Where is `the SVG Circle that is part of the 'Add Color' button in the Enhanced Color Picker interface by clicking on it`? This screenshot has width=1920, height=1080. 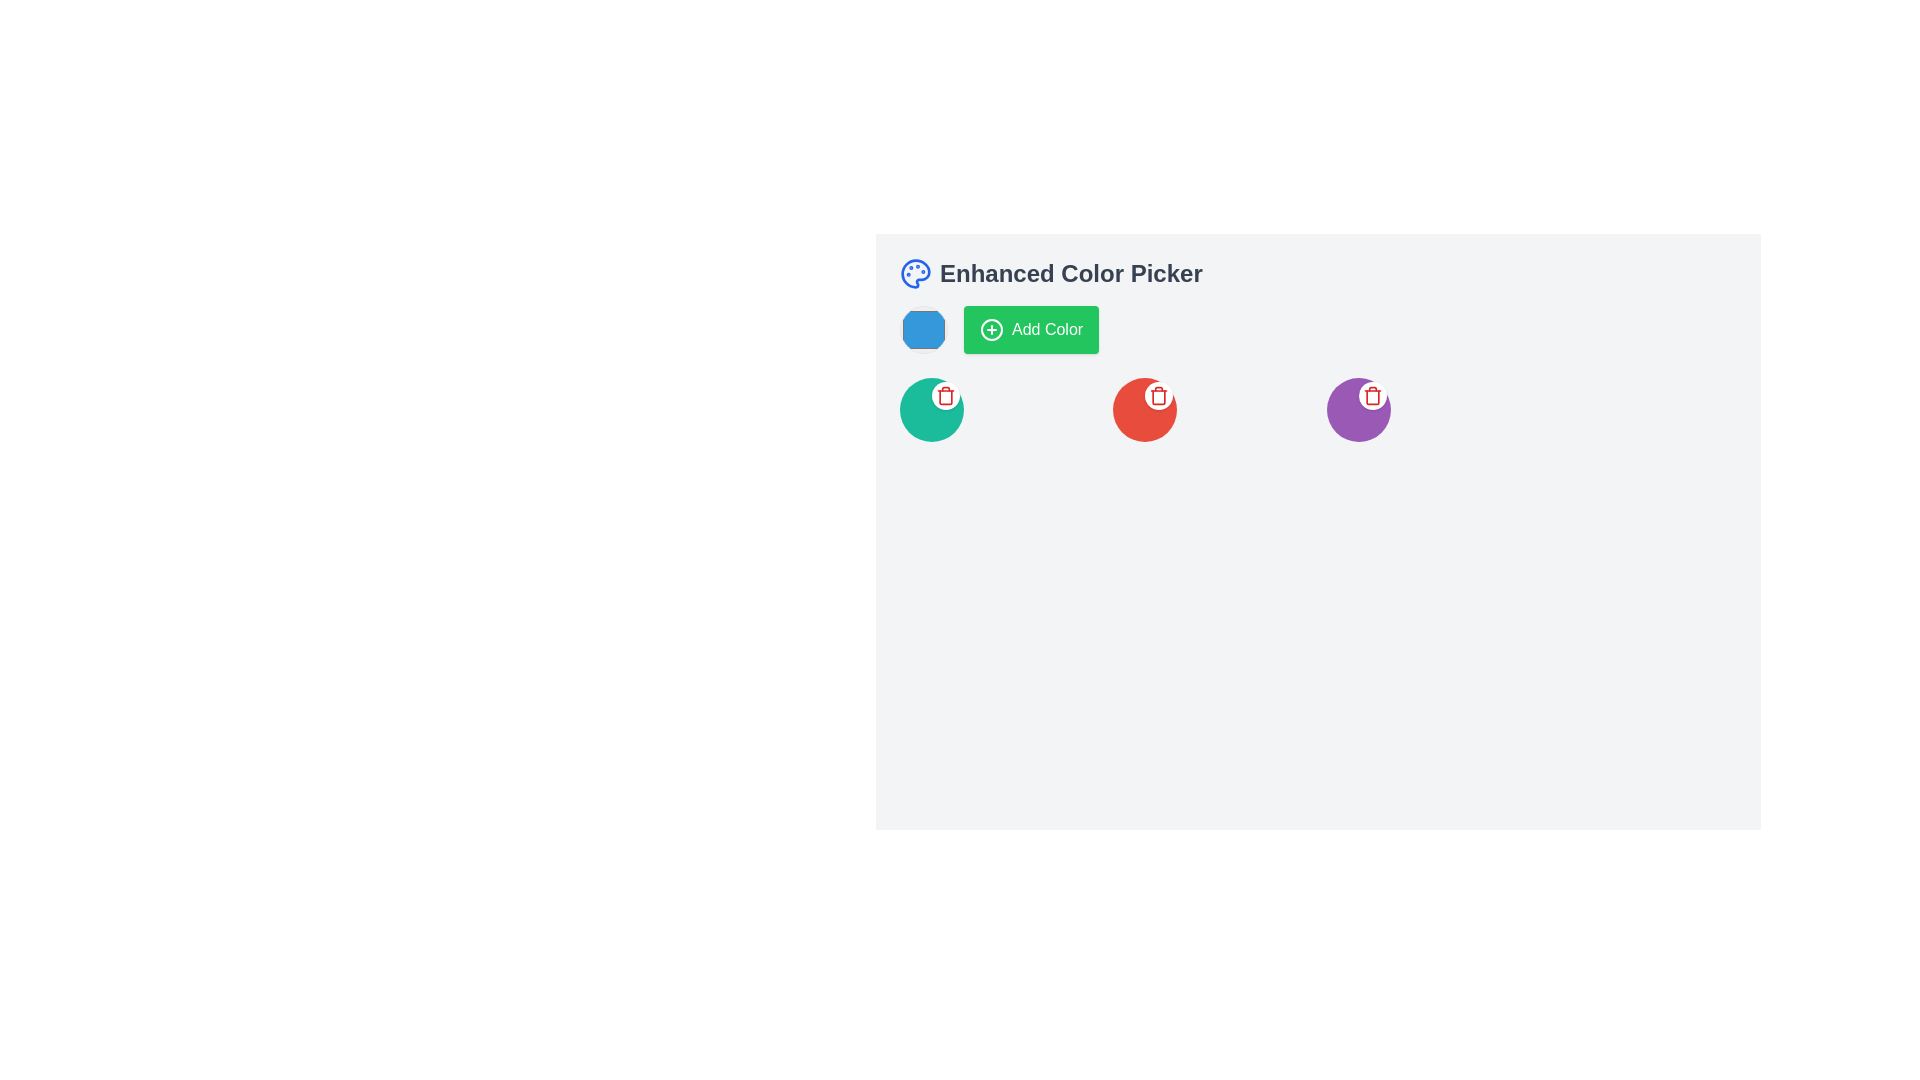 the SVG Circle that is part of the 'Add Color' button in the Enhanced Color Picker interface by clicking on it is located at coordinates (992, 329).